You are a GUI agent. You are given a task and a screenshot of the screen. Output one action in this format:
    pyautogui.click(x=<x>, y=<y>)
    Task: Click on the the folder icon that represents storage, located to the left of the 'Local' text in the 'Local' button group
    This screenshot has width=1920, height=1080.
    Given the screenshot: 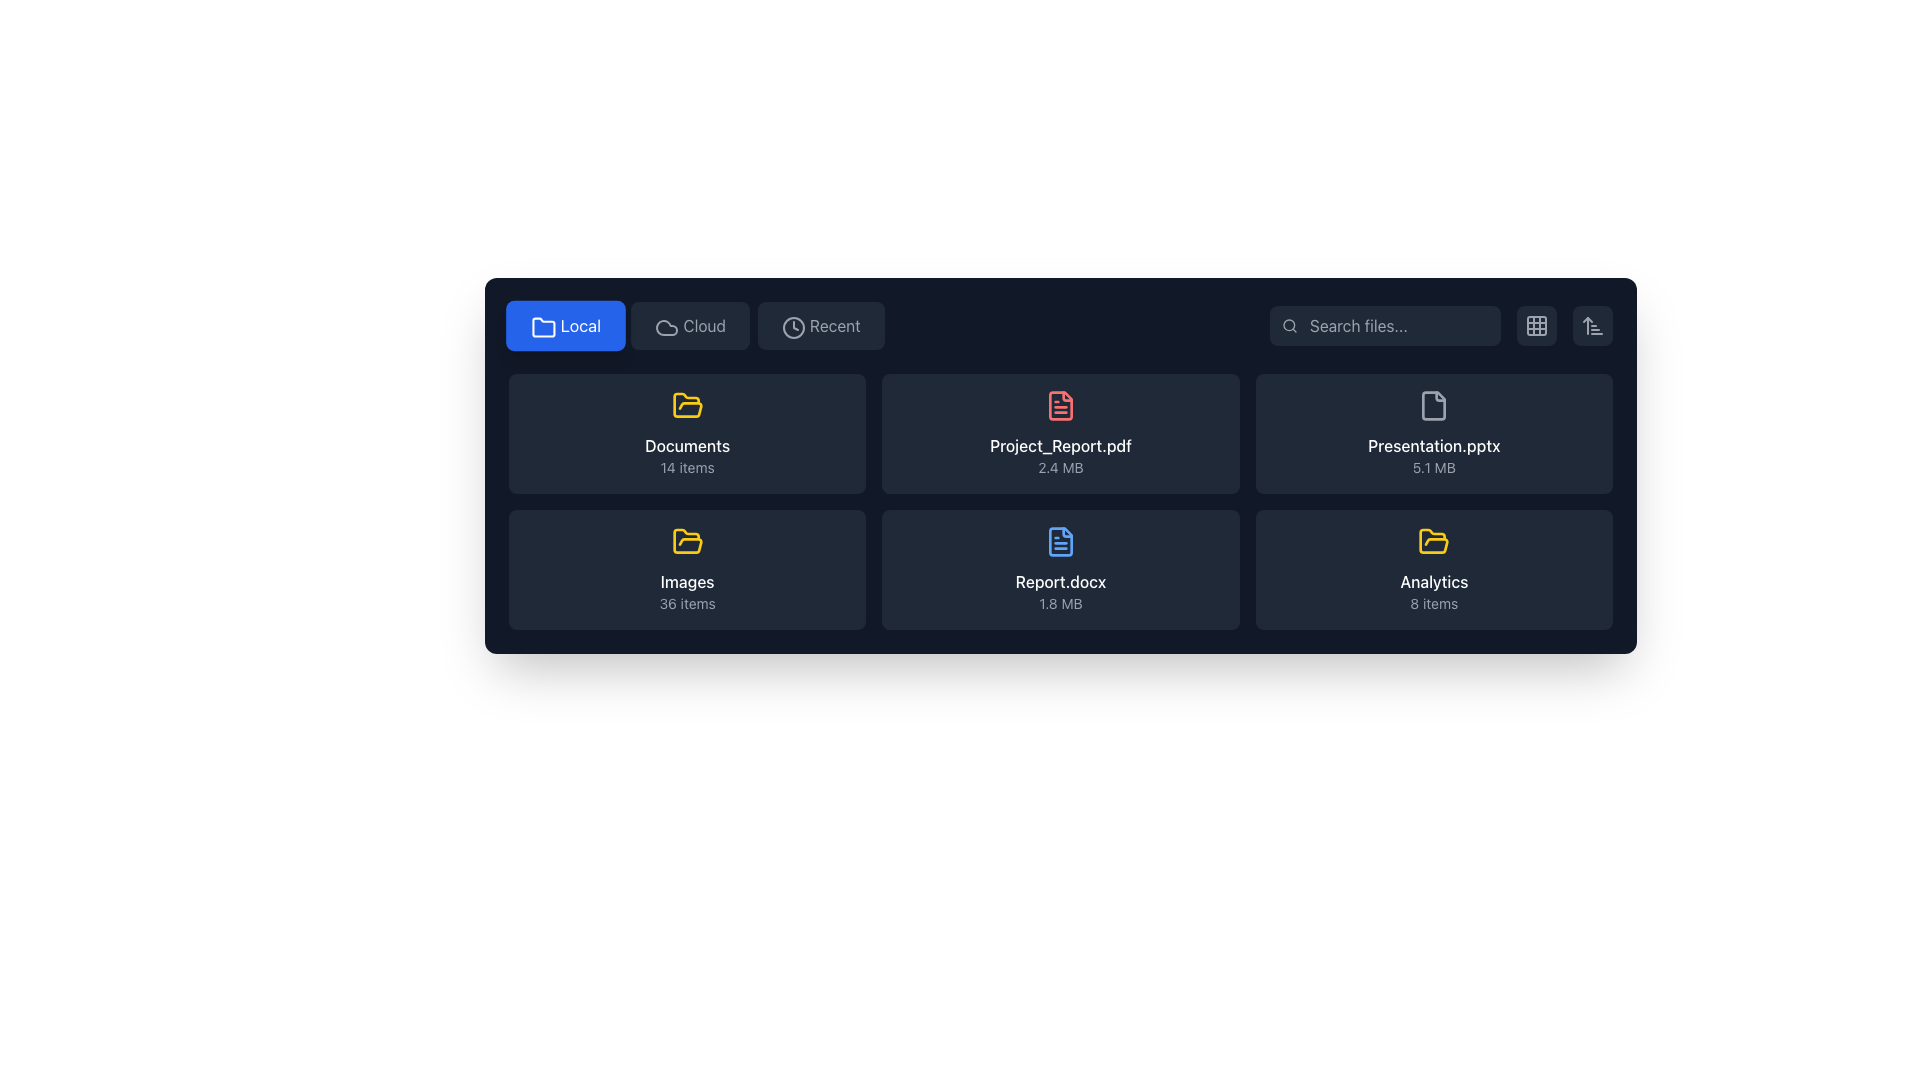 What is the action you would take?
    pyautogui.click(x=541, y=325)
    